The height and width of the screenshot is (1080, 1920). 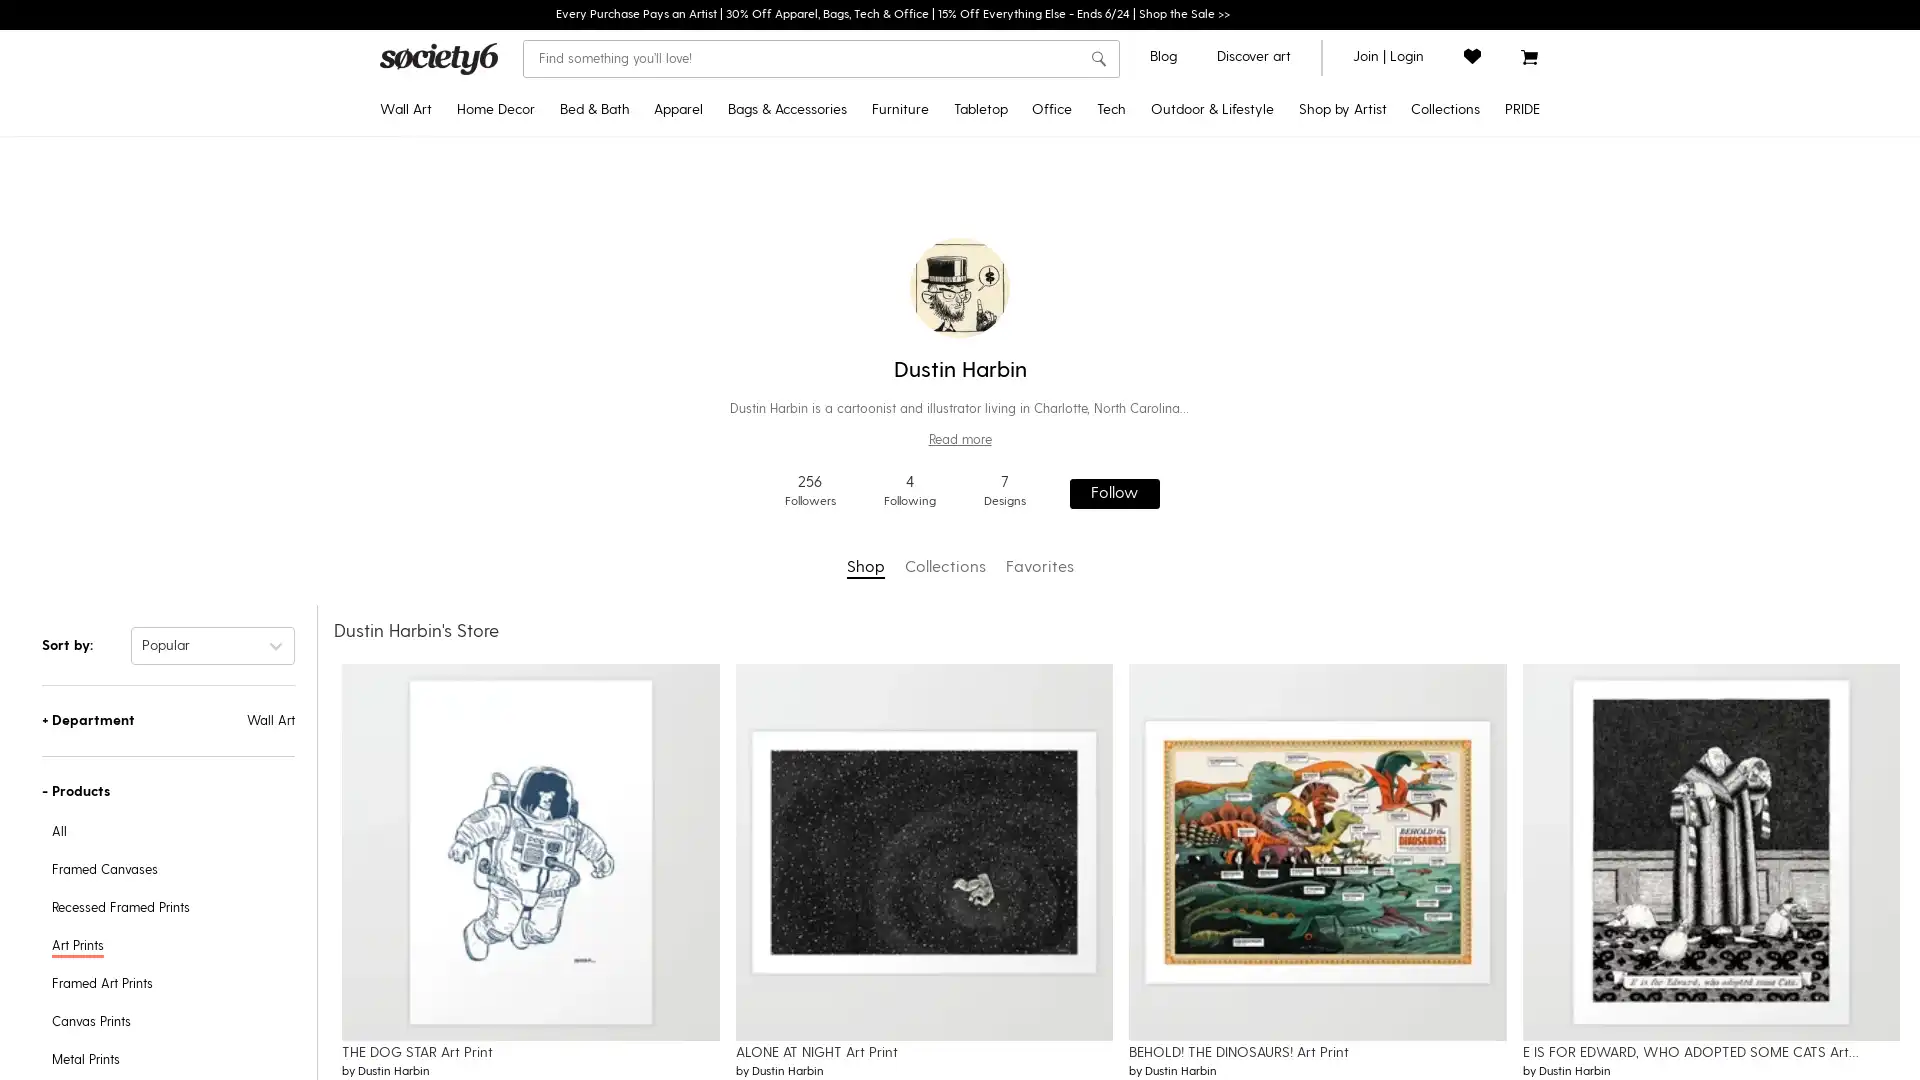 What do you see at coordinates (1238, 160) in the screenshot?
I see `Outdoor RugsNEW` at bounding box center [1238, 160].